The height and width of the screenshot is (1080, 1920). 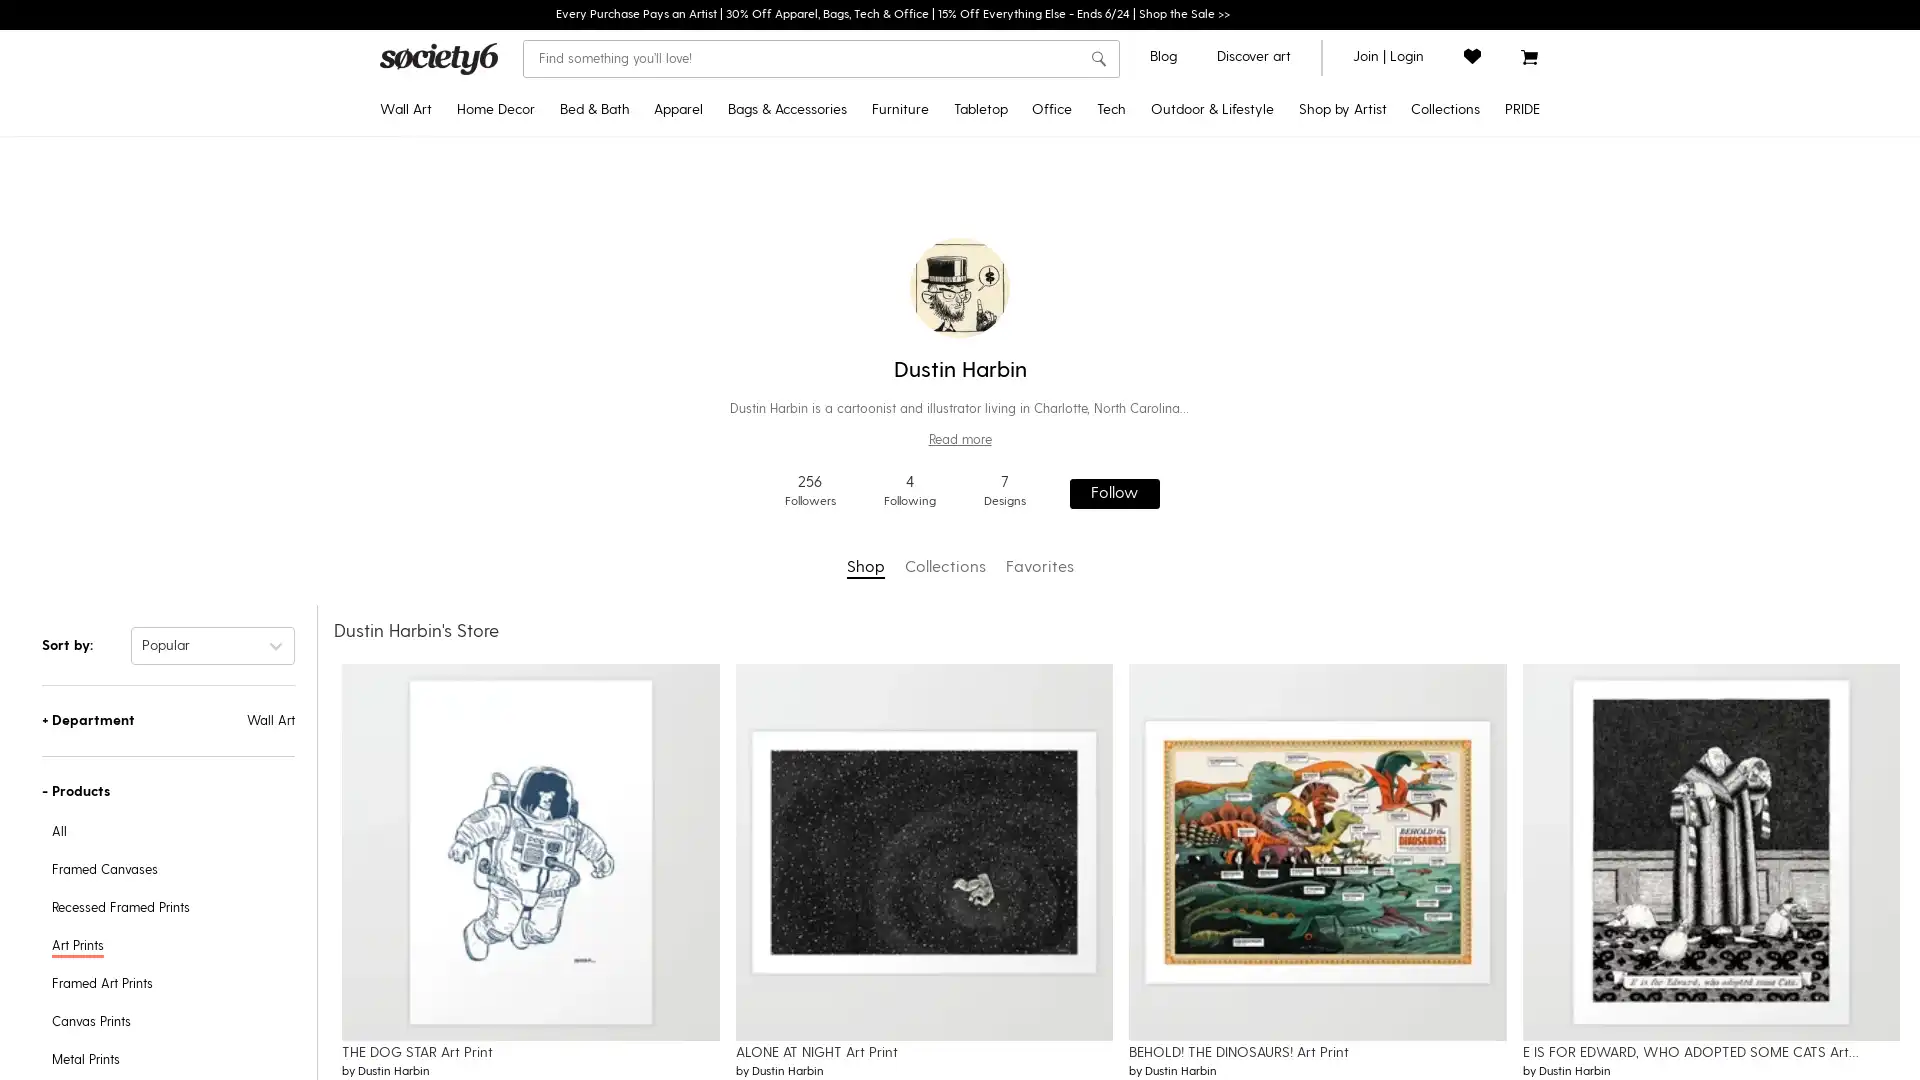 What do you see at coordinates (1238, 160) in the screenshot?
I see `Outdoor RugsNEW` at bounding box center [1238, 160].